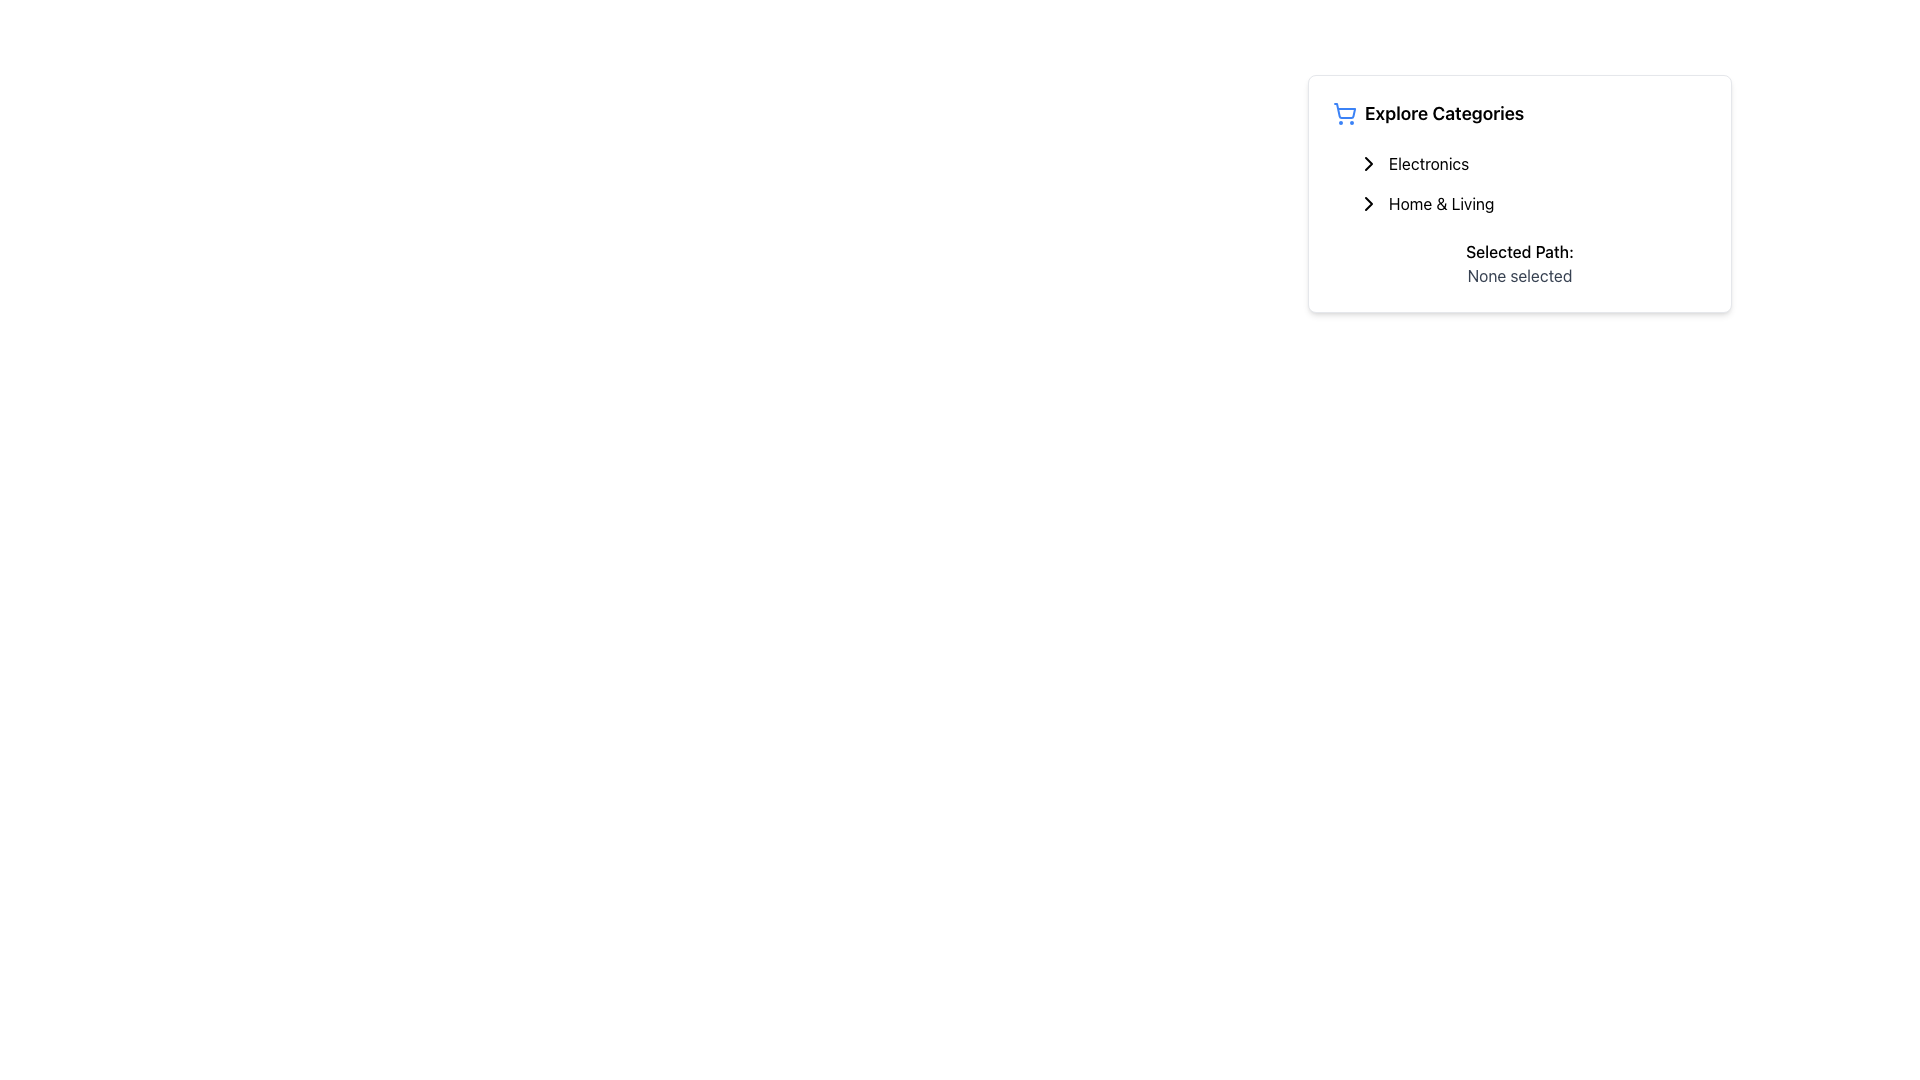 The width and height of the screenshot is (1920, 1080). Describe the element at coordinates (1367, 204) in the screenshot. I see `the graphical indicator icon located to the immediate left of the 'Home & Living' text label in the 'Explore Categories' section` at that location.